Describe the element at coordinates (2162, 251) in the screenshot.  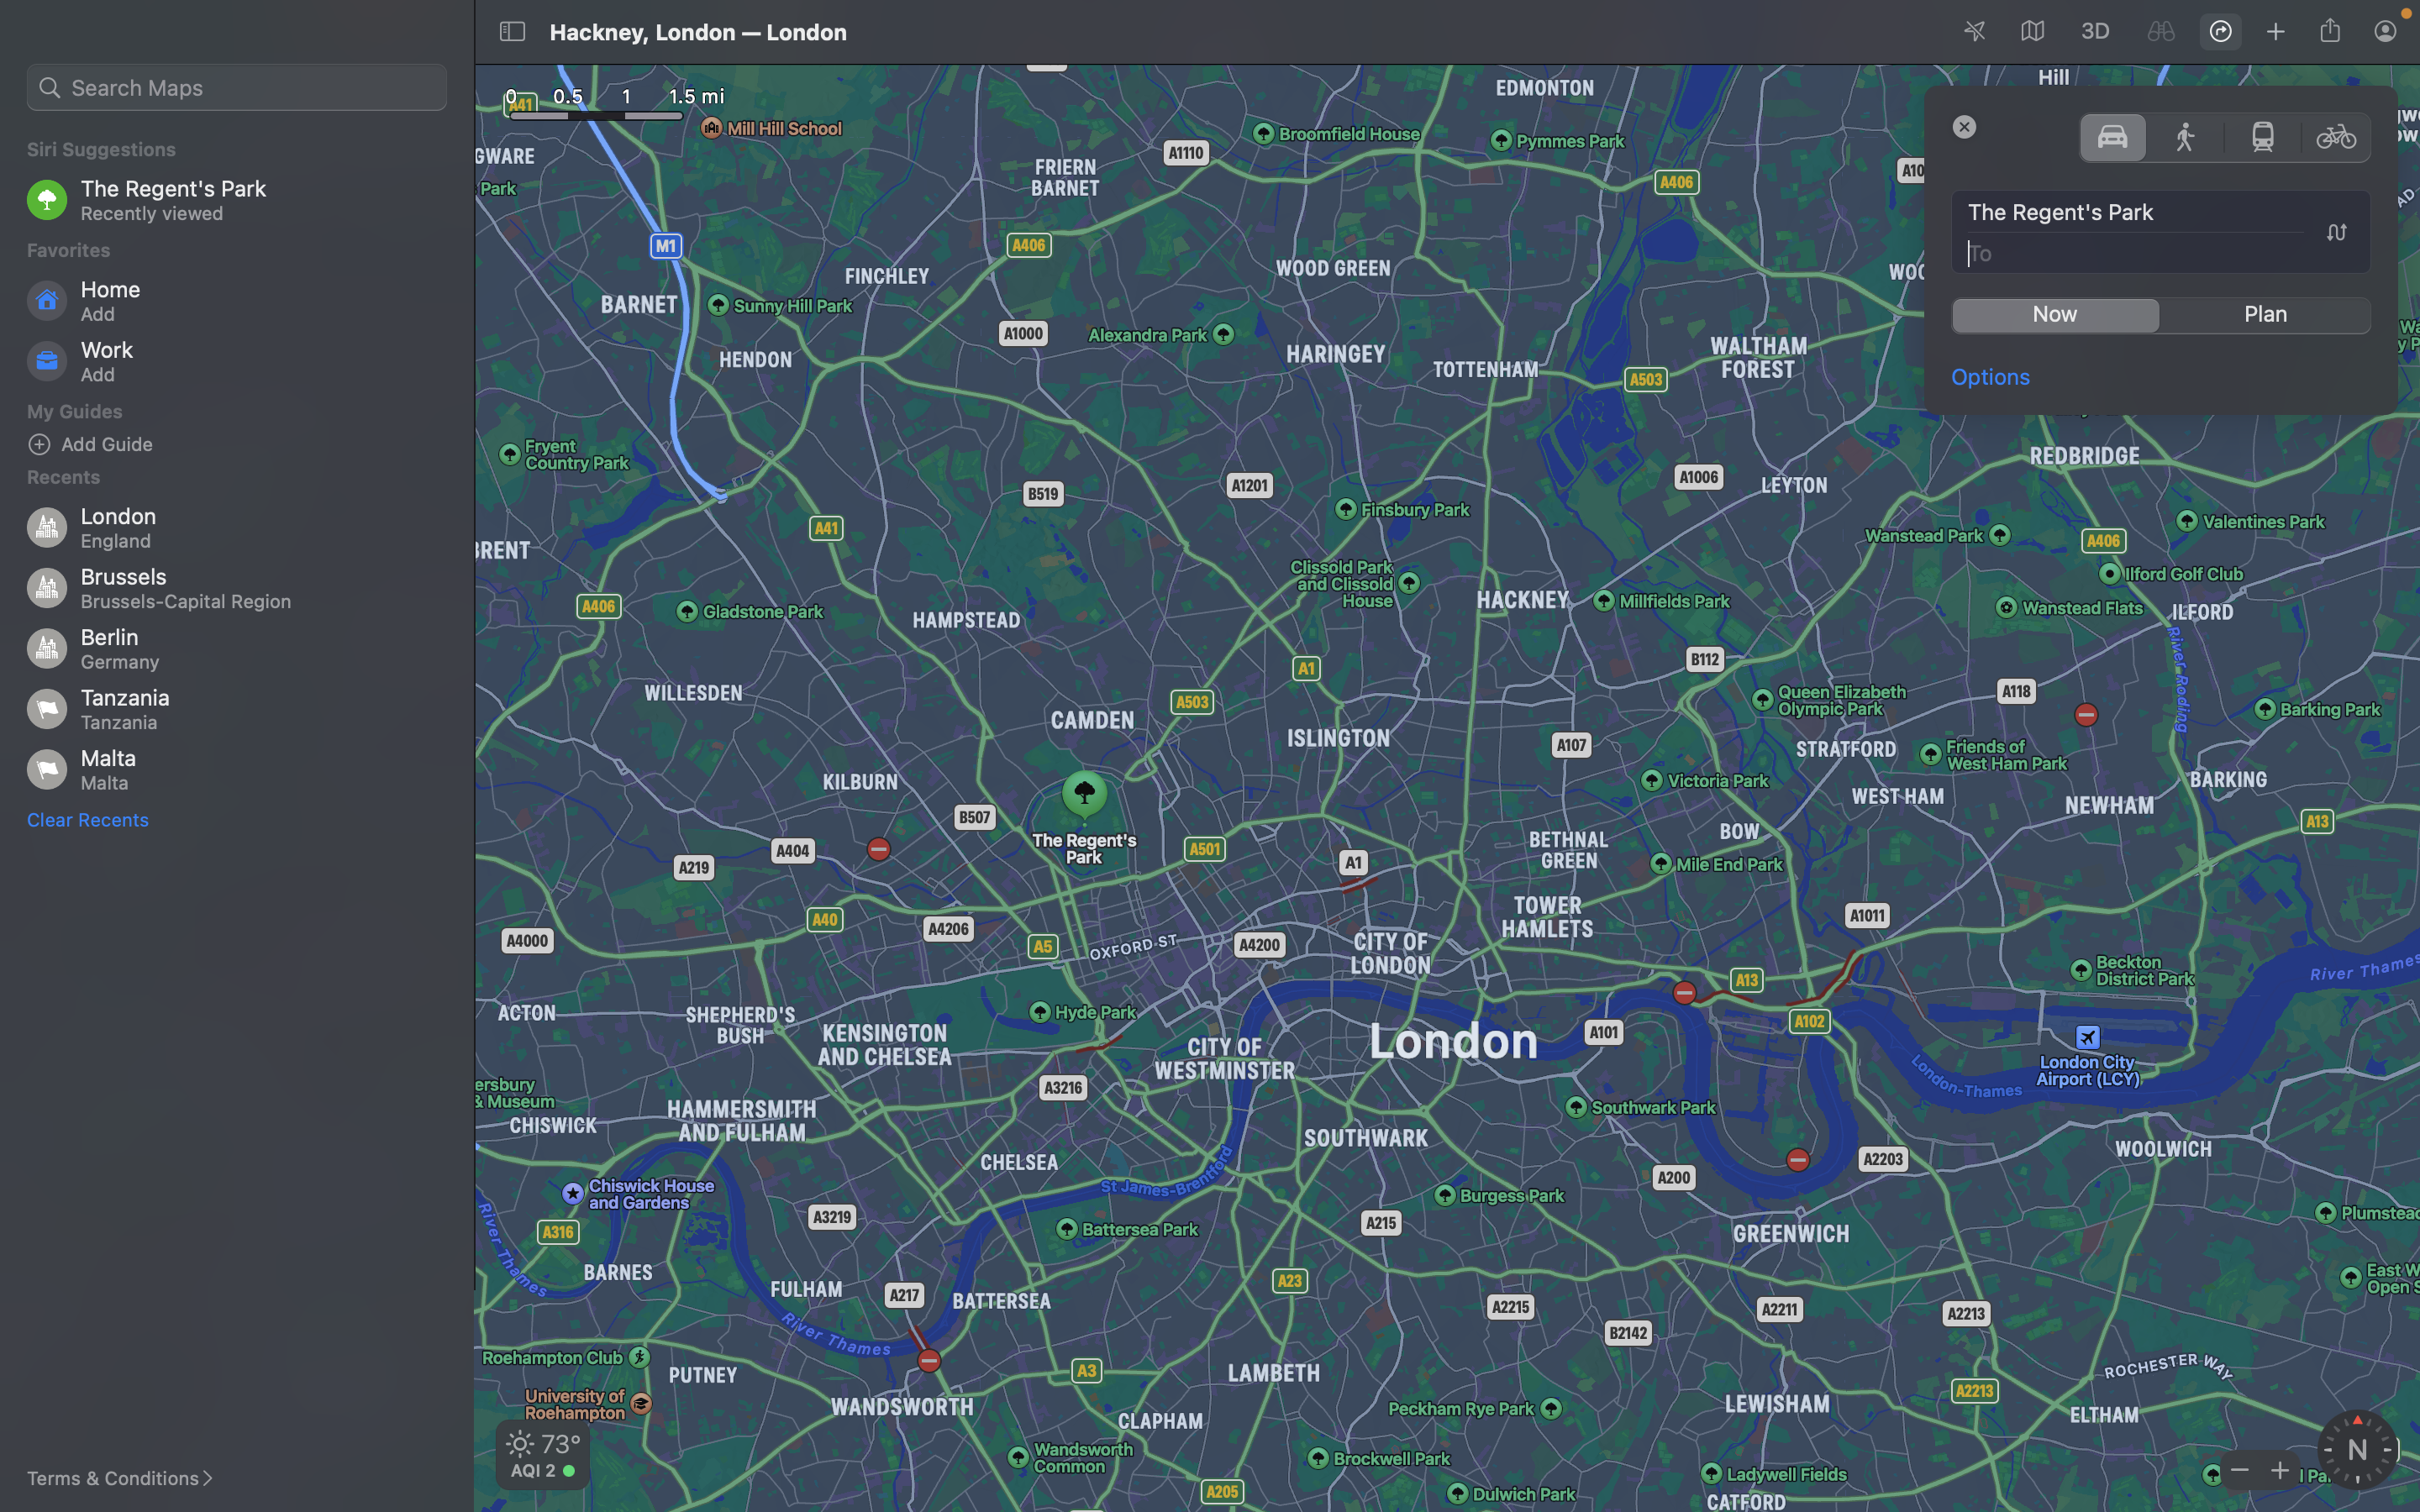
I see `Configure the final stop as London` at that location.